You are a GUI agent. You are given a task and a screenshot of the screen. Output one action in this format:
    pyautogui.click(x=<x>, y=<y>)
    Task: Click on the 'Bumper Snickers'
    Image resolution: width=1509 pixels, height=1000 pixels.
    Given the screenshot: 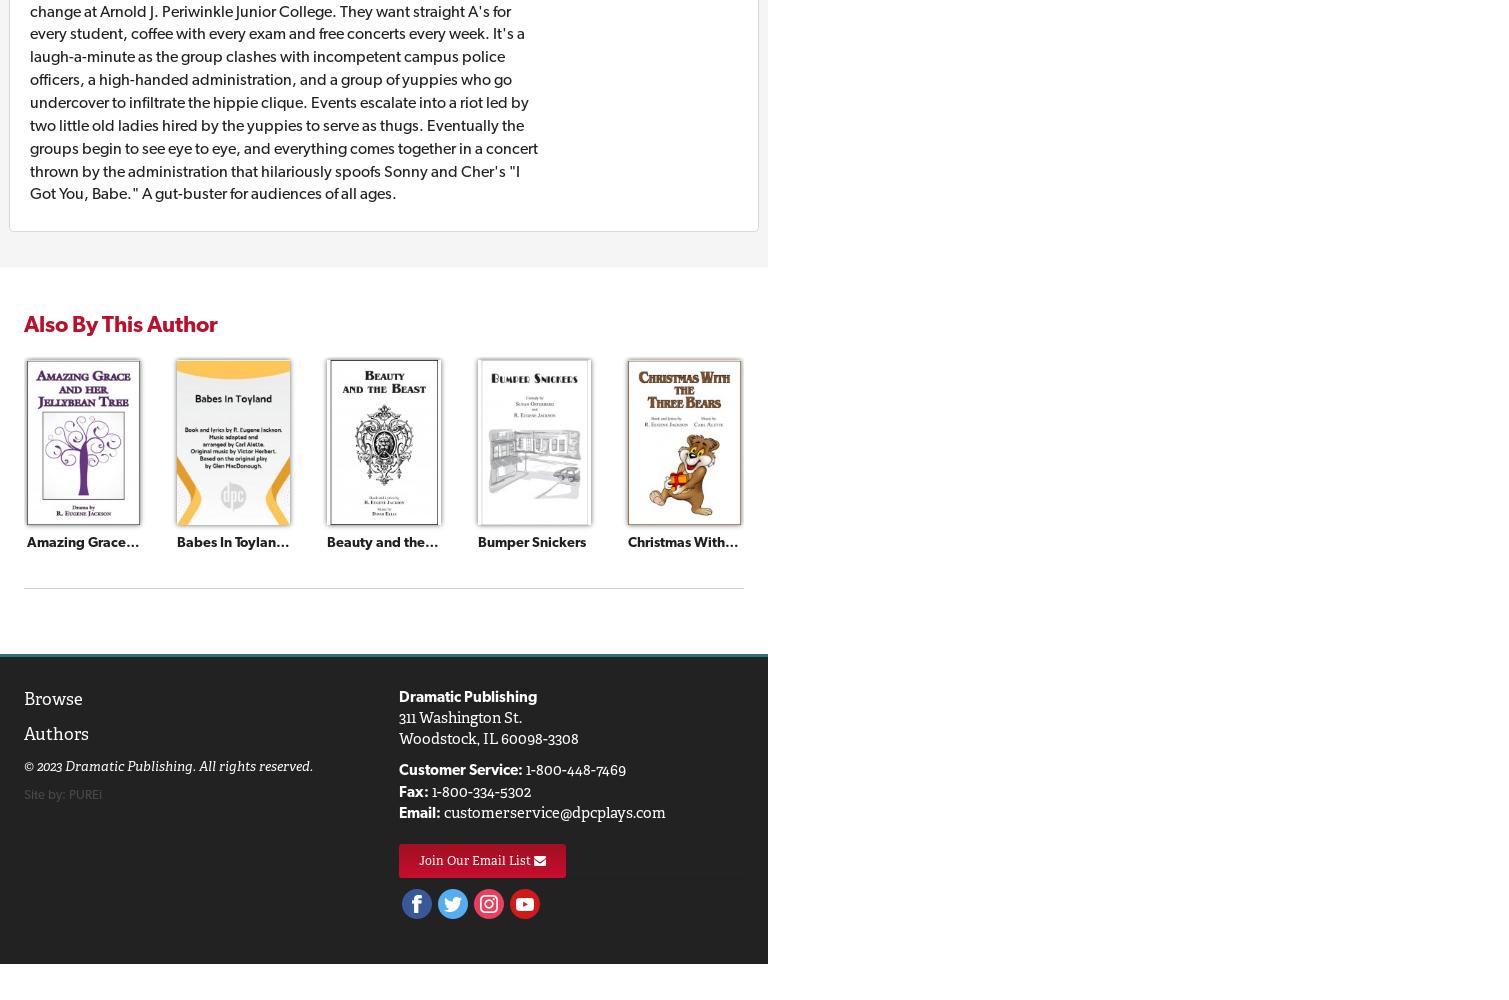 What is the action you would take?
    pyautogui.click(x=531, y=541)
    